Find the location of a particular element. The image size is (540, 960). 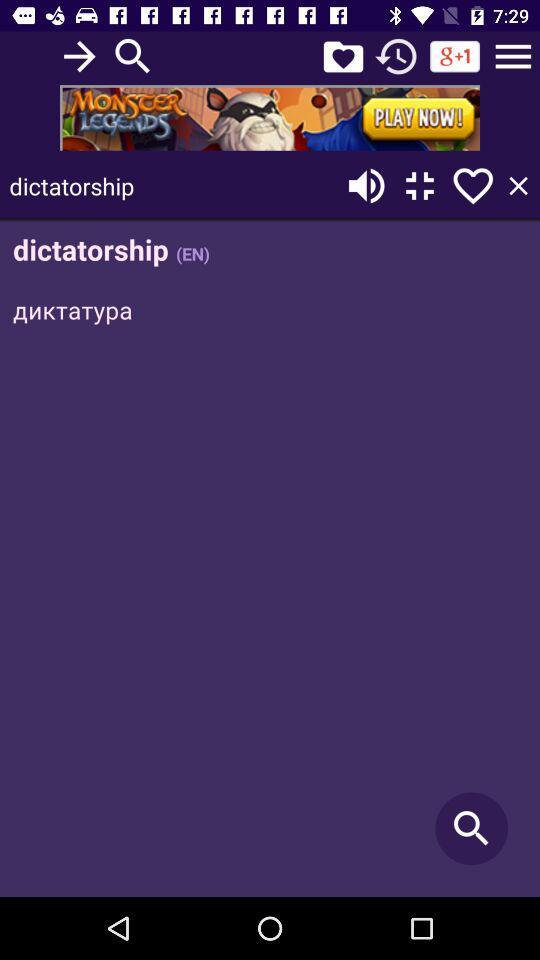

this element to favorite is located at coordinates (472, 185).